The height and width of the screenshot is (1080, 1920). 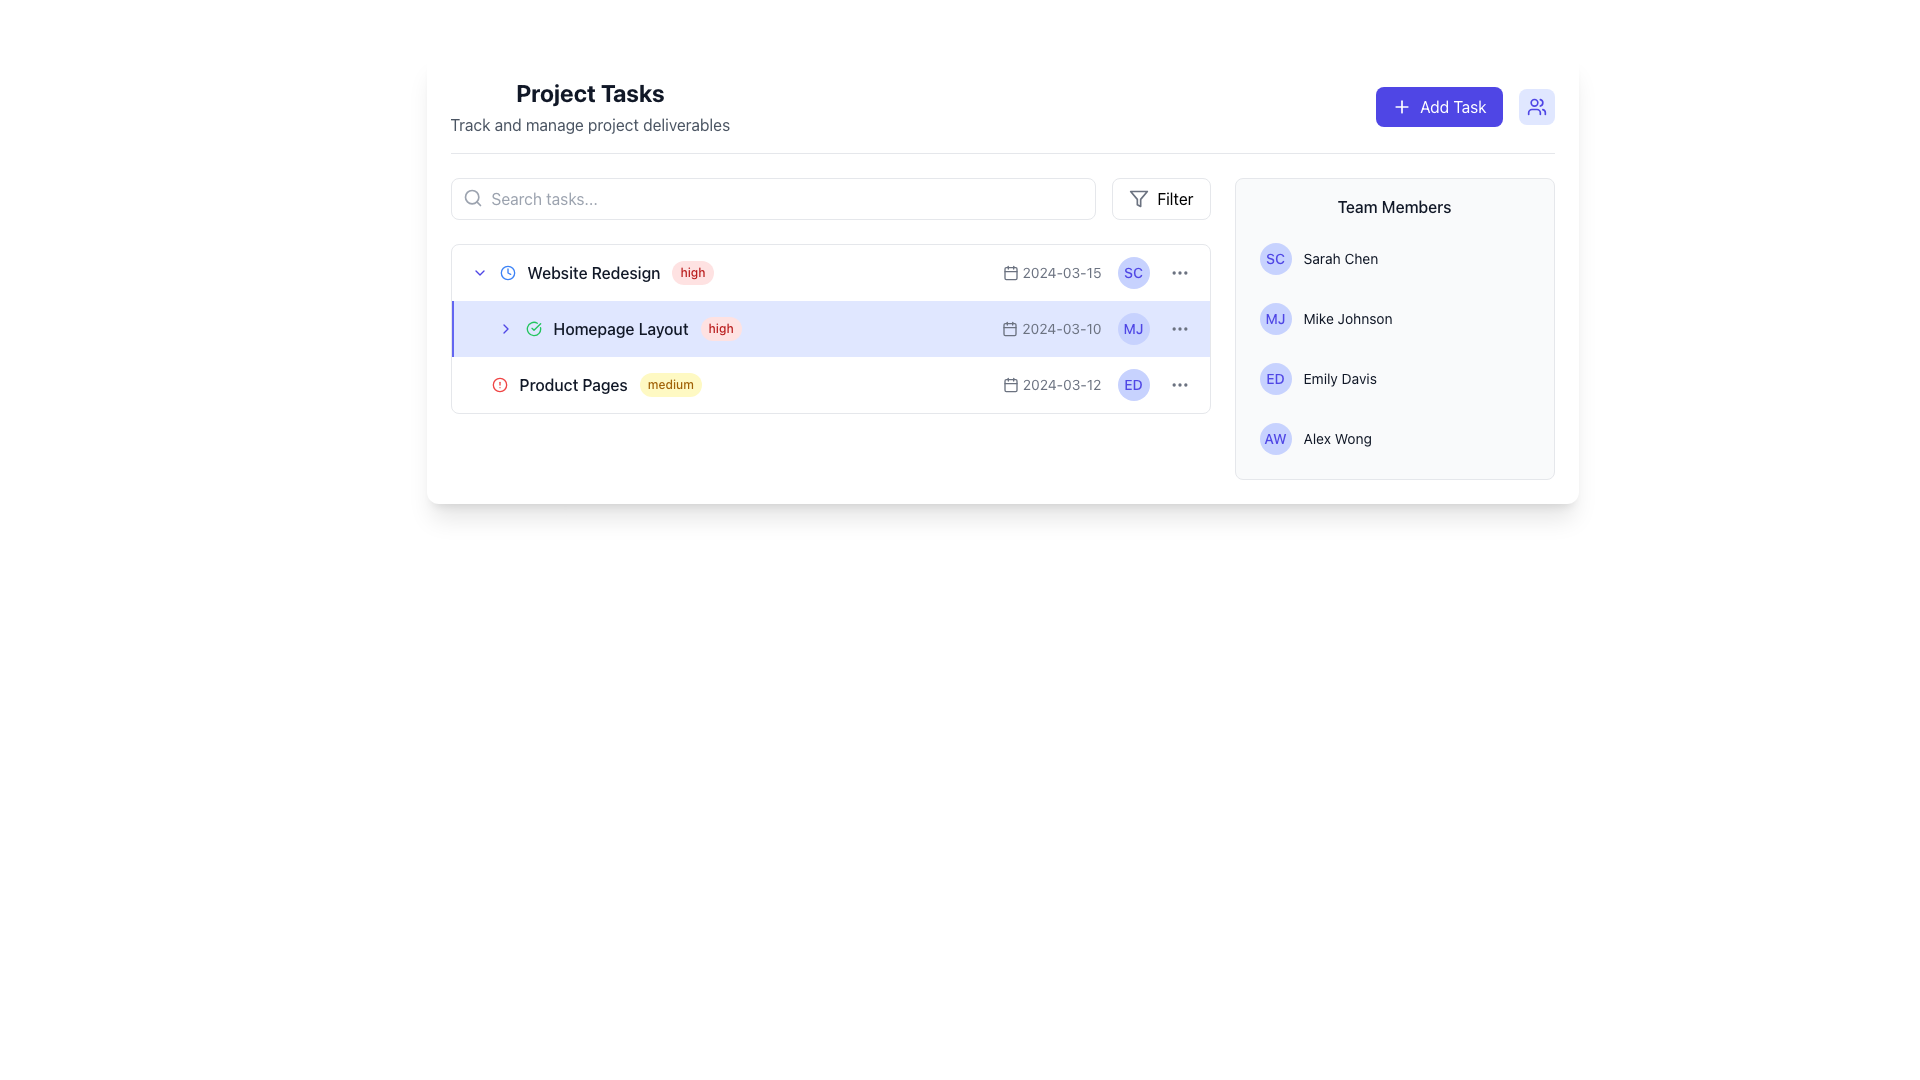 What do you see at coordinates (620, 327) in the screenshot?
I see `the text label displaying 'Homepage Layout,' which is located in the second row of the task list, positioned between a checkmark icon and a red priority label marked 'high.'` at bounding box center [620, 327].